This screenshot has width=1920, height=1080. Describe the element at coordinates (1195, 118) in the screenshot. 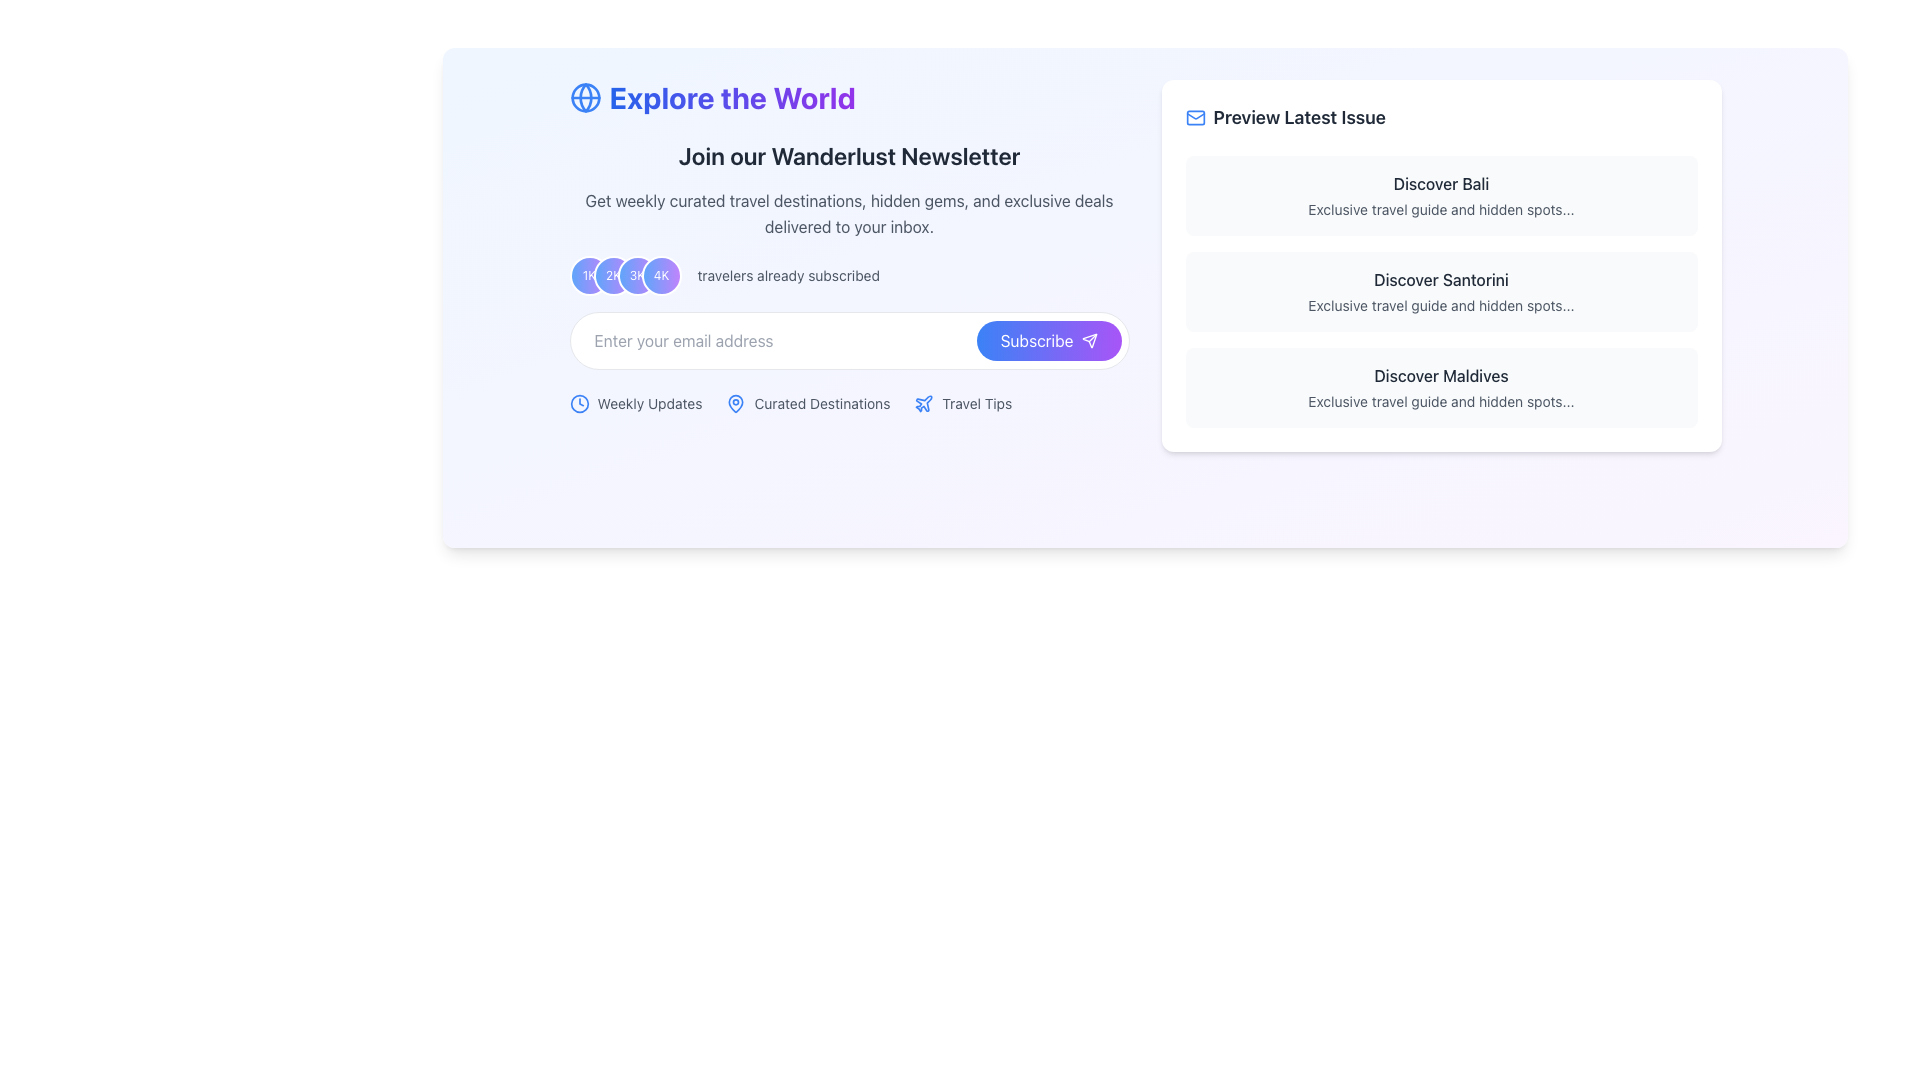

I see `the mail icon with a blue outline and center envelope graphic located at the top-left of the 'Preview Latest Issue' card` at that location.